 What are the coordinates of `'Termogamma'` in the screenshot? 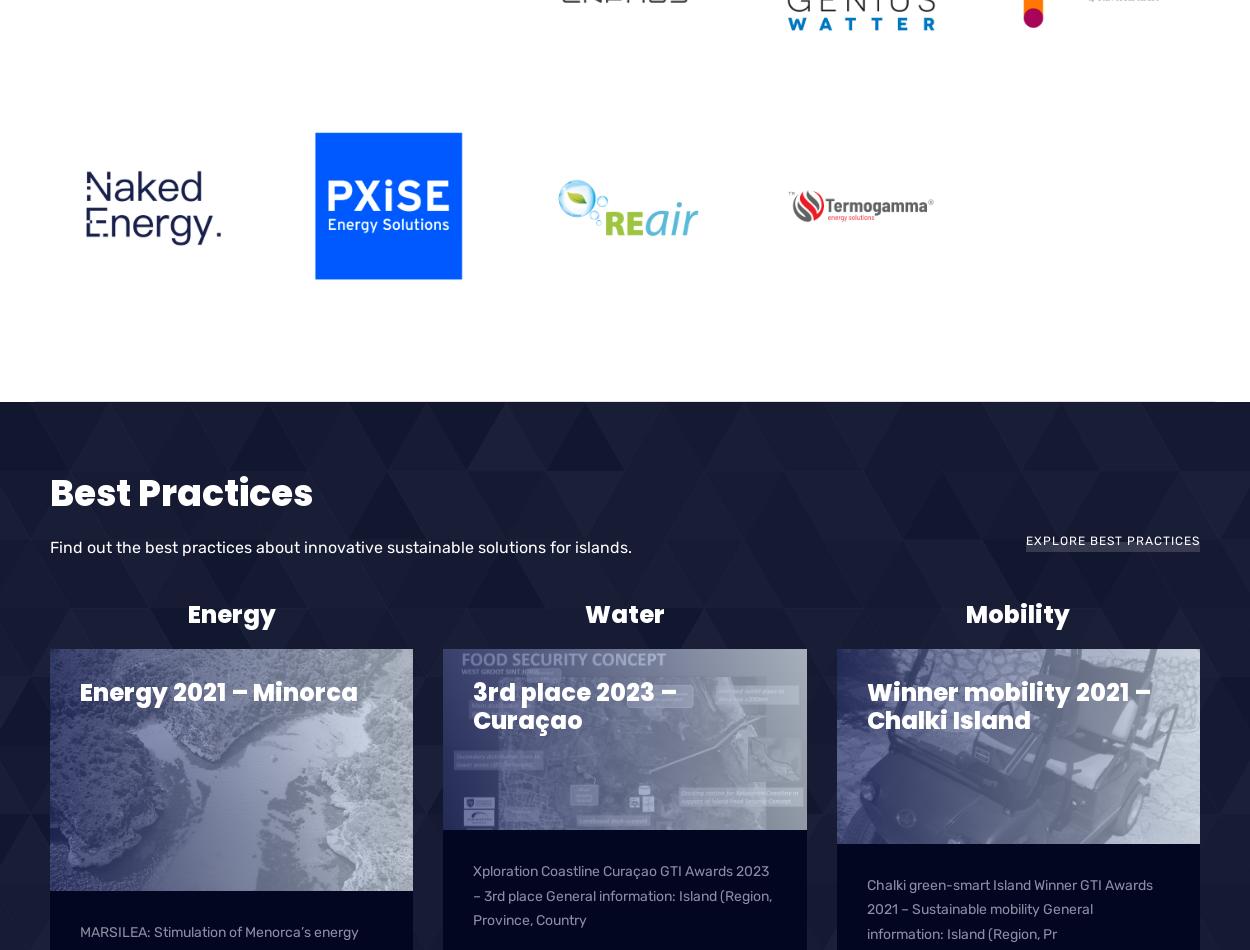 It's located at (825, 209).